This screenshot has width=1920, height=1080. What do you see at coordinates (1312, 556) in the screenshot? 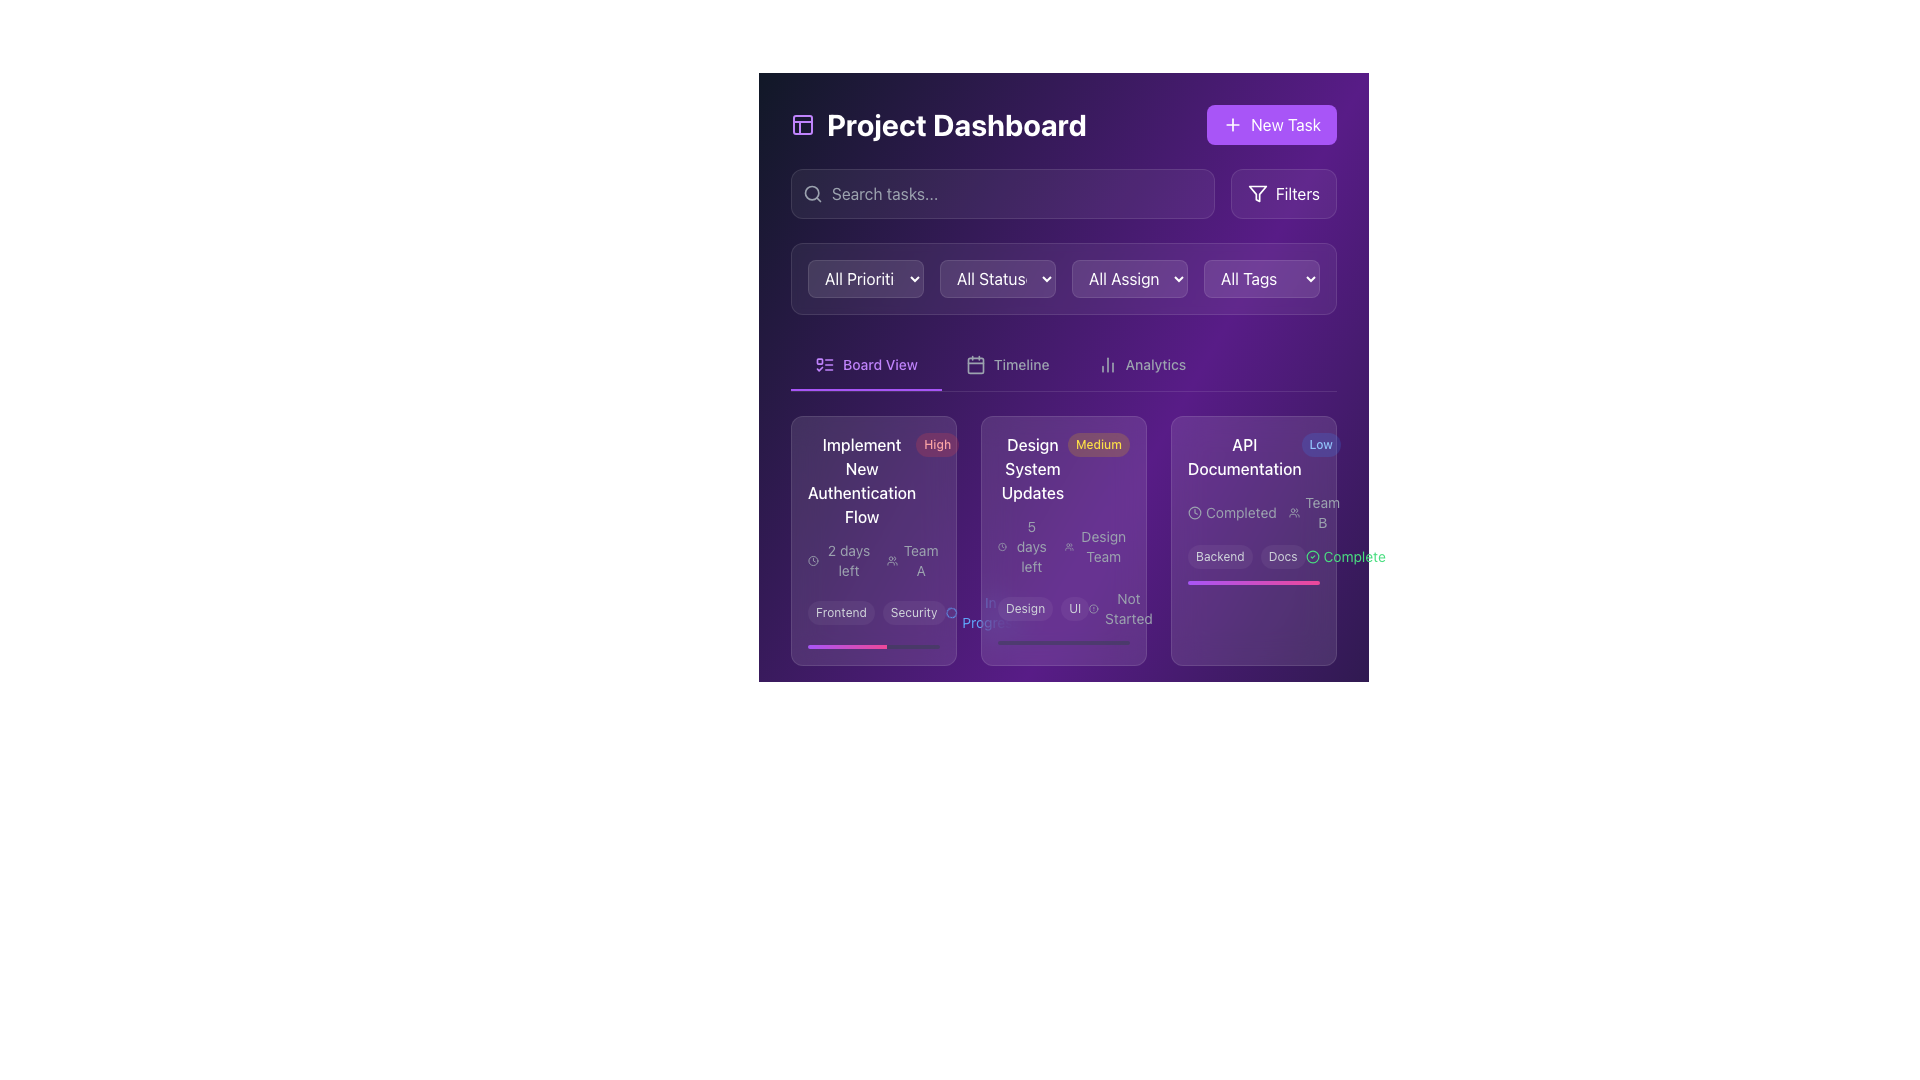
I see `the circular vector graphic within the 'circle-check' icon located on the rightmost side of the 'API Documentation' card for additional details` at bounding box center [1312, 556].